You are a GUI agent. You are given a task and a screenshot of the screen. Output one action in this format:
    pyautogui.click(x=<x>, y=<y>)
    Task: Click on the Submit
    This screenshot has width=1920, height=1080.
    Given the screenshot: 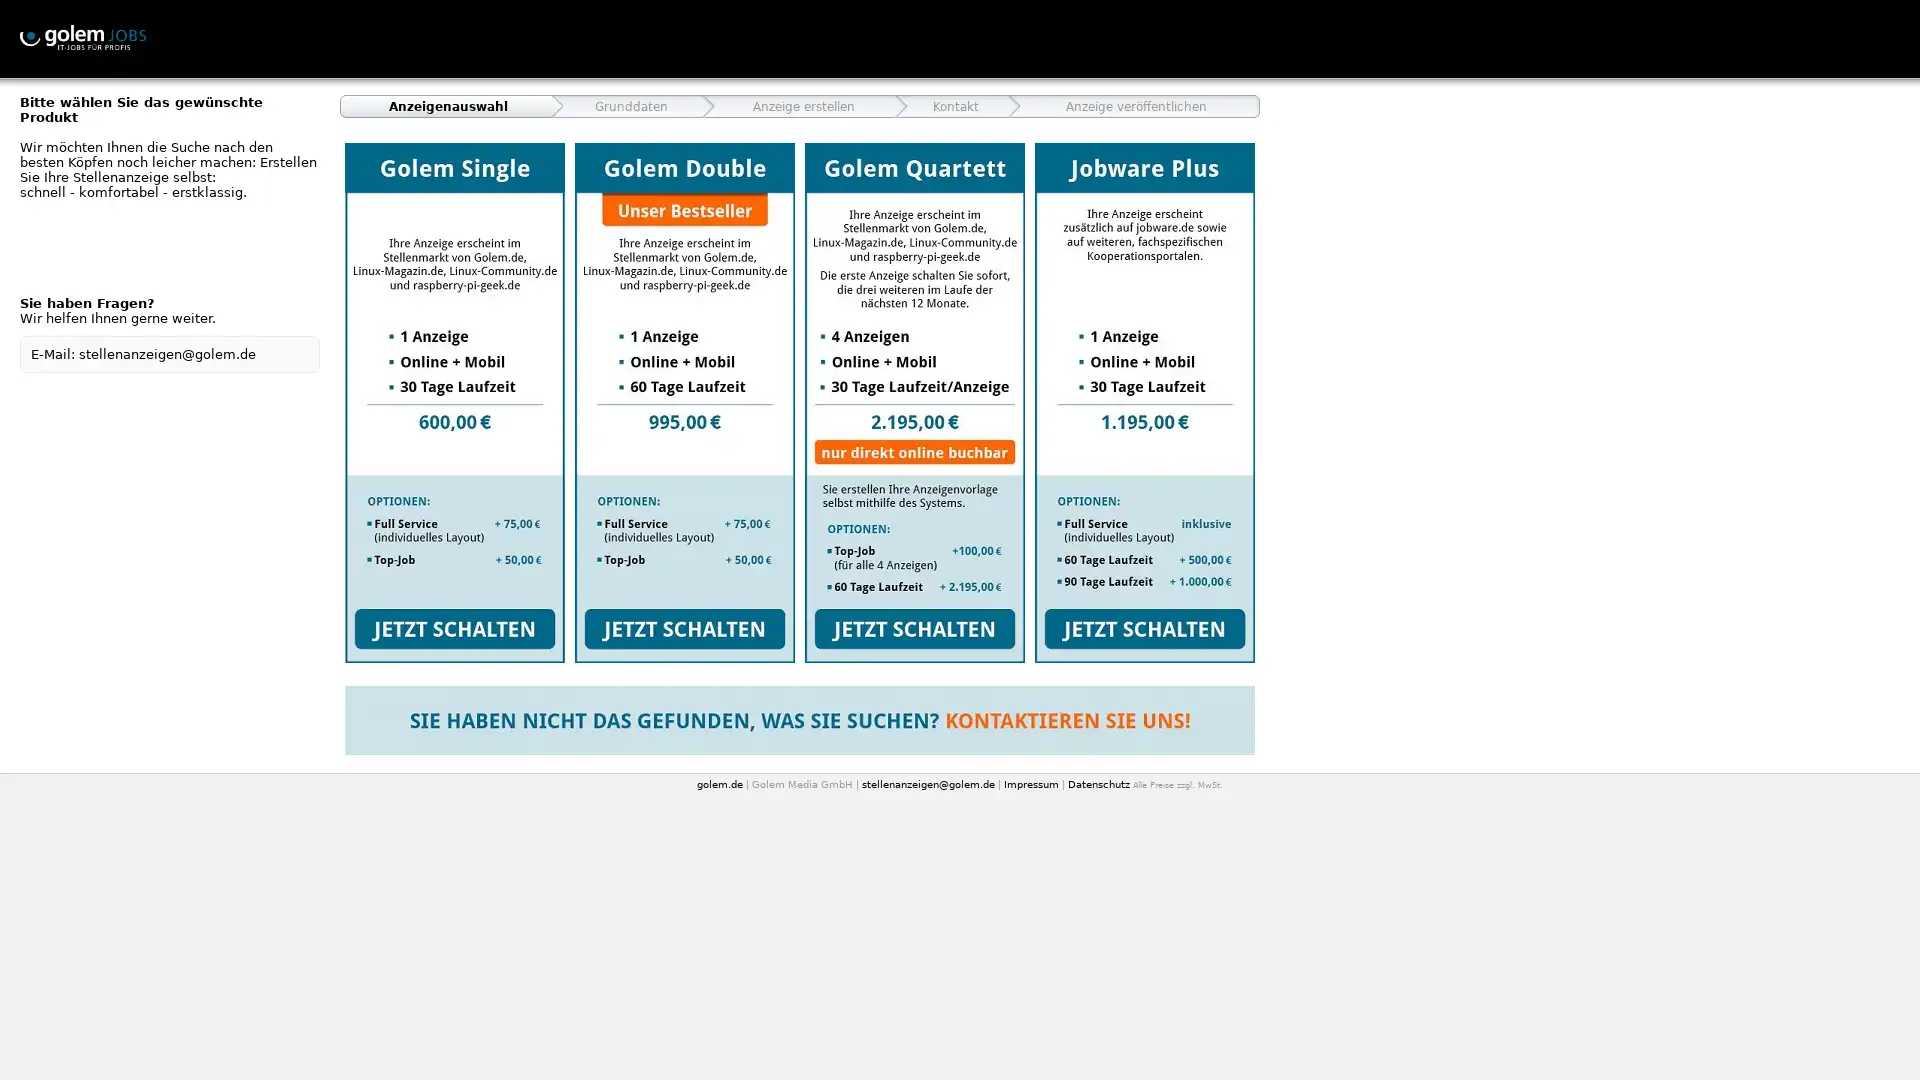 What is the action you would take?
    pyautogui.click(x=685, y=402)
    